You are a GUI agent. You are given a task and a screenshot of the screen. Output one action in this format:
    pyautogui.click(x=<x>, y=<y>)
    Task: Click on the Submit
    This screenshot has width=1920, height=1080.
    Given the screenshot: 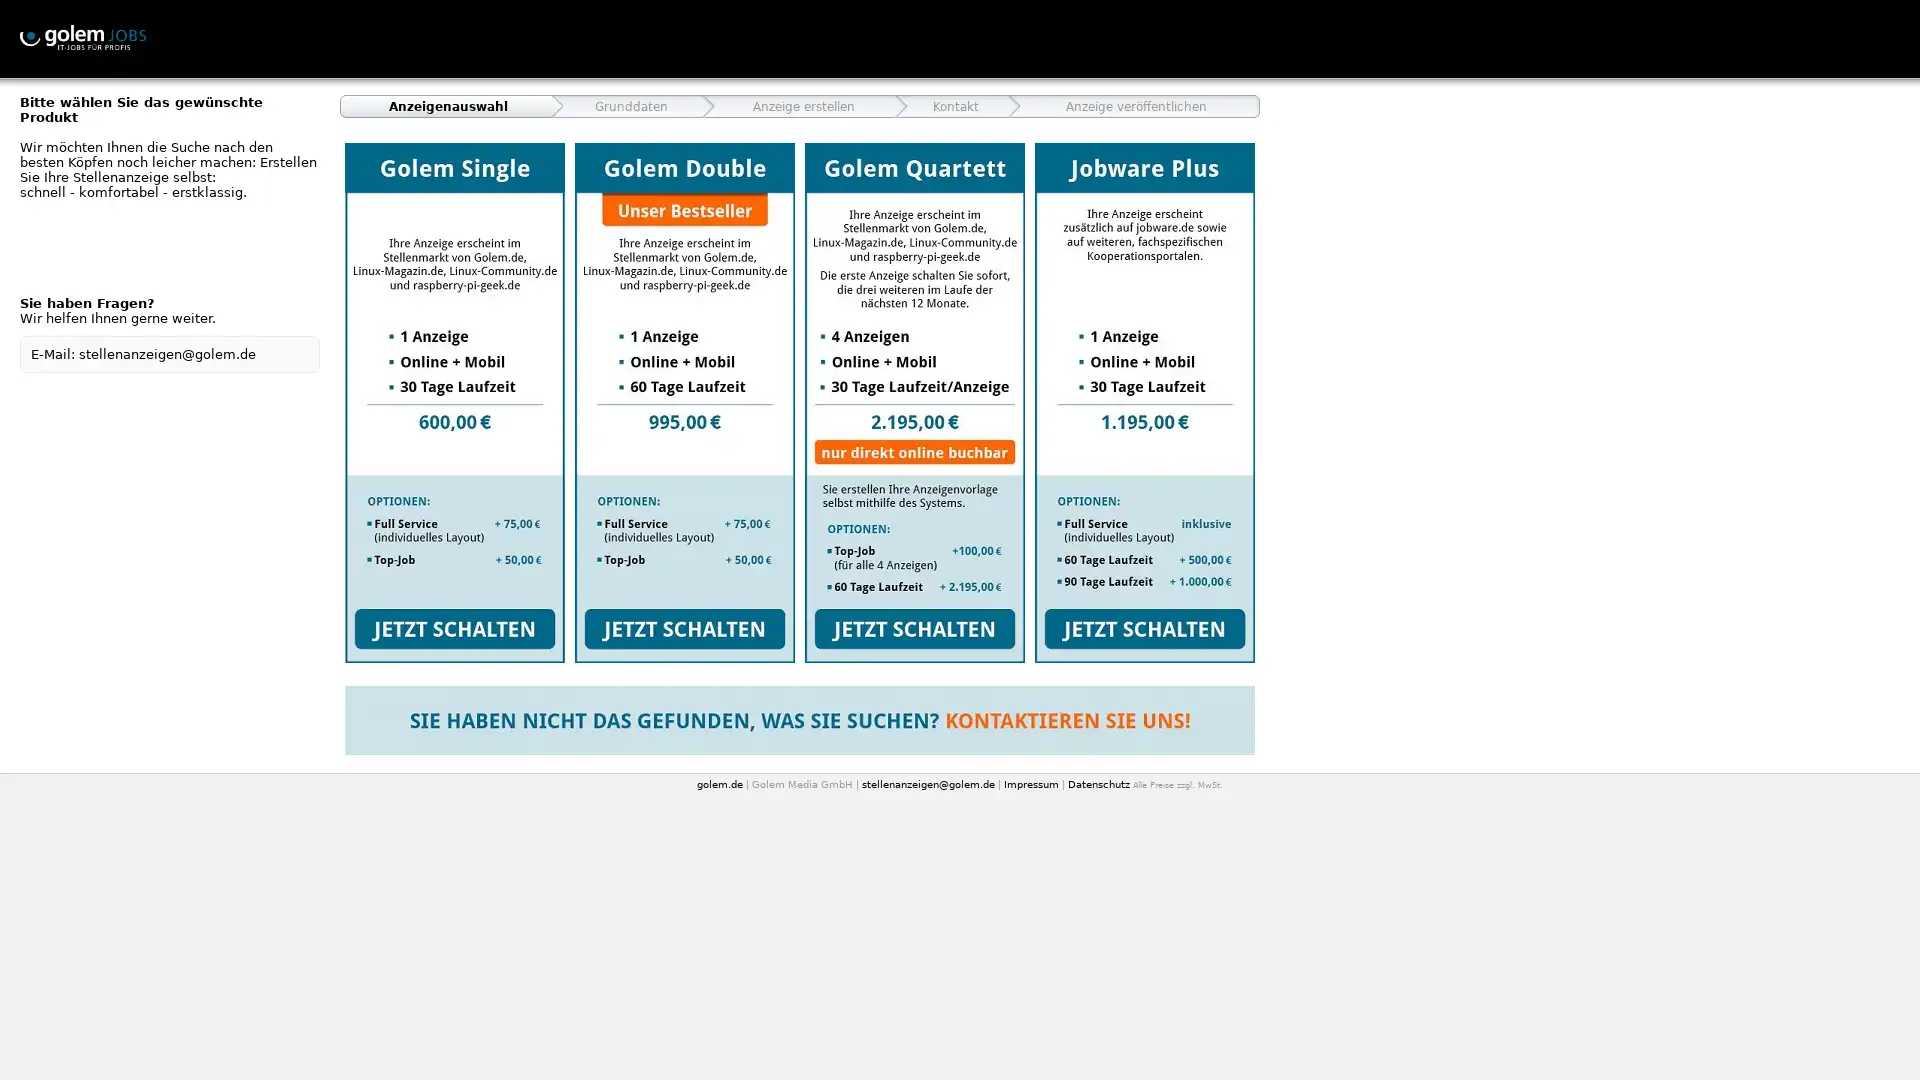 What is the action you would take?
    pyautogui.click(x=685, y=402)
    